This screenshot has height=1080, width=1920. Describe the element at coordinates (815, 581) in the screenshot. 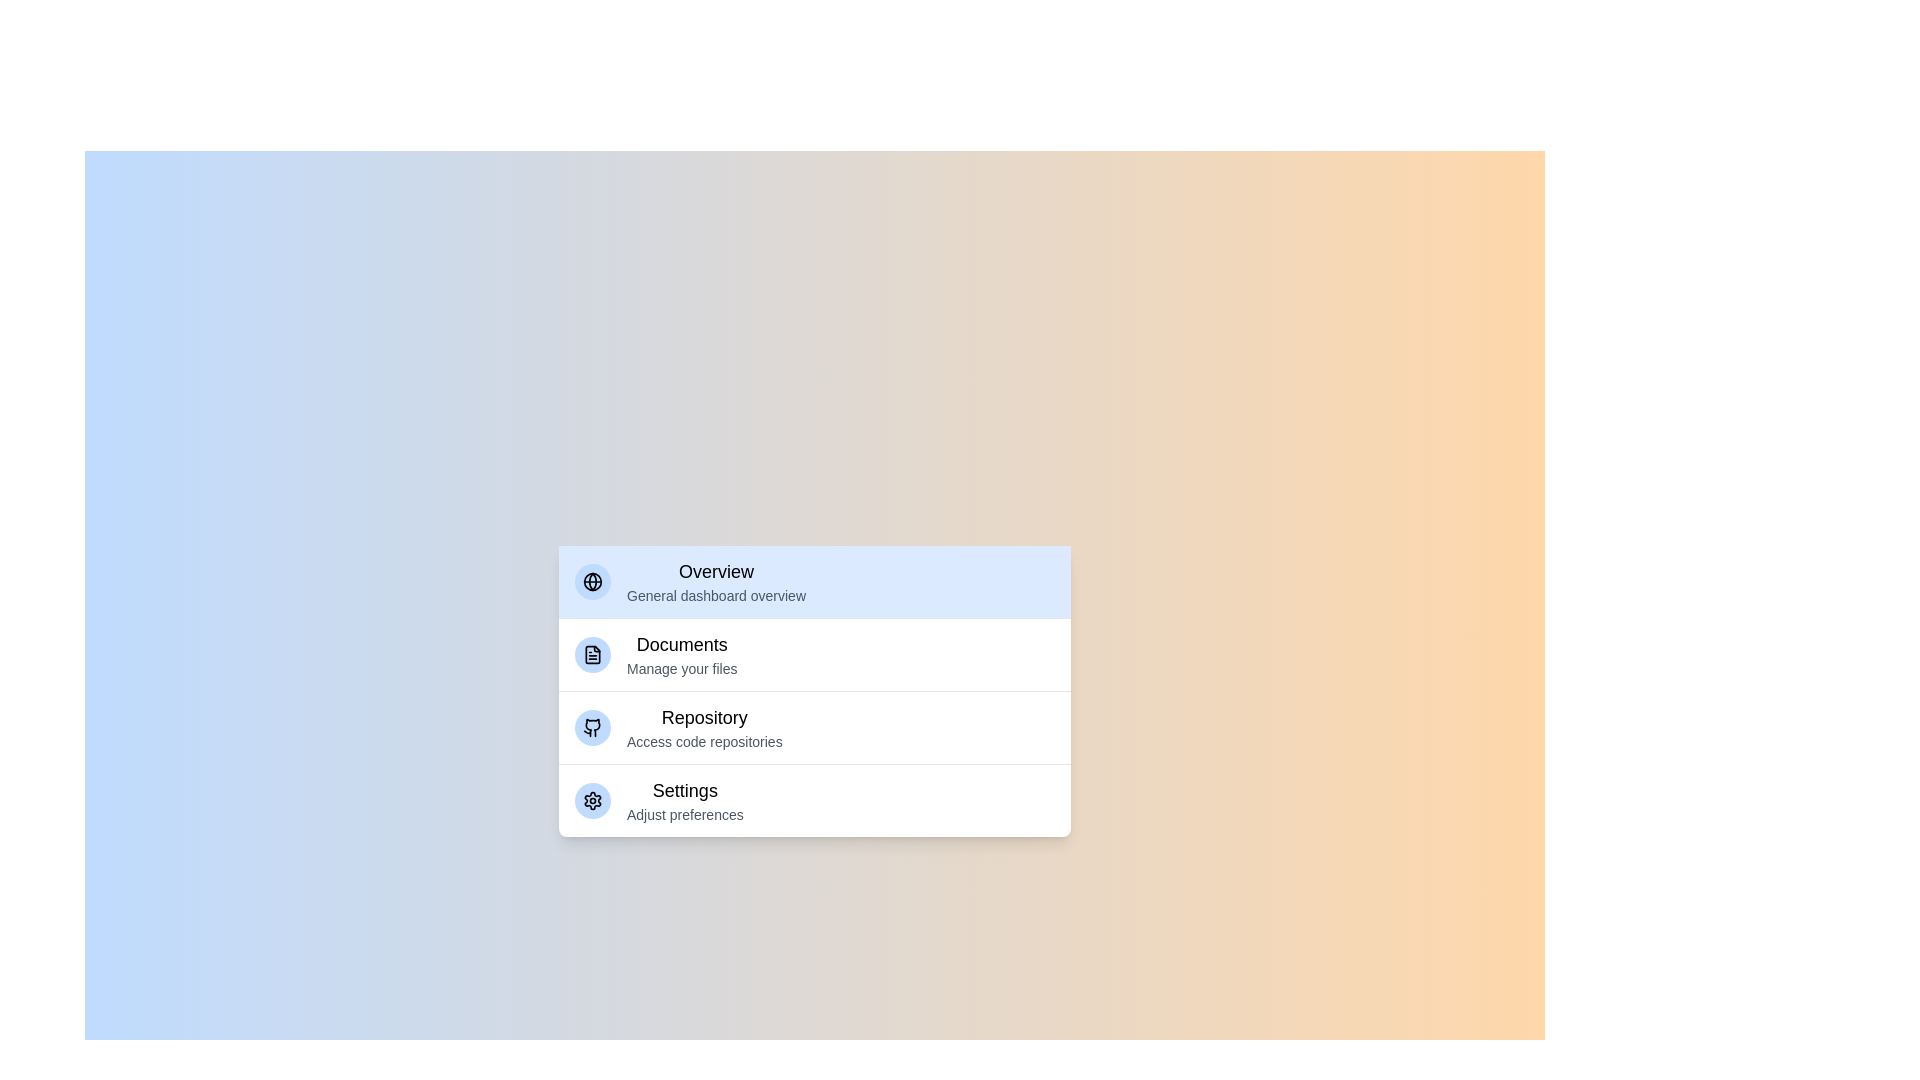

I see `the category Overview from the menu` at that location.